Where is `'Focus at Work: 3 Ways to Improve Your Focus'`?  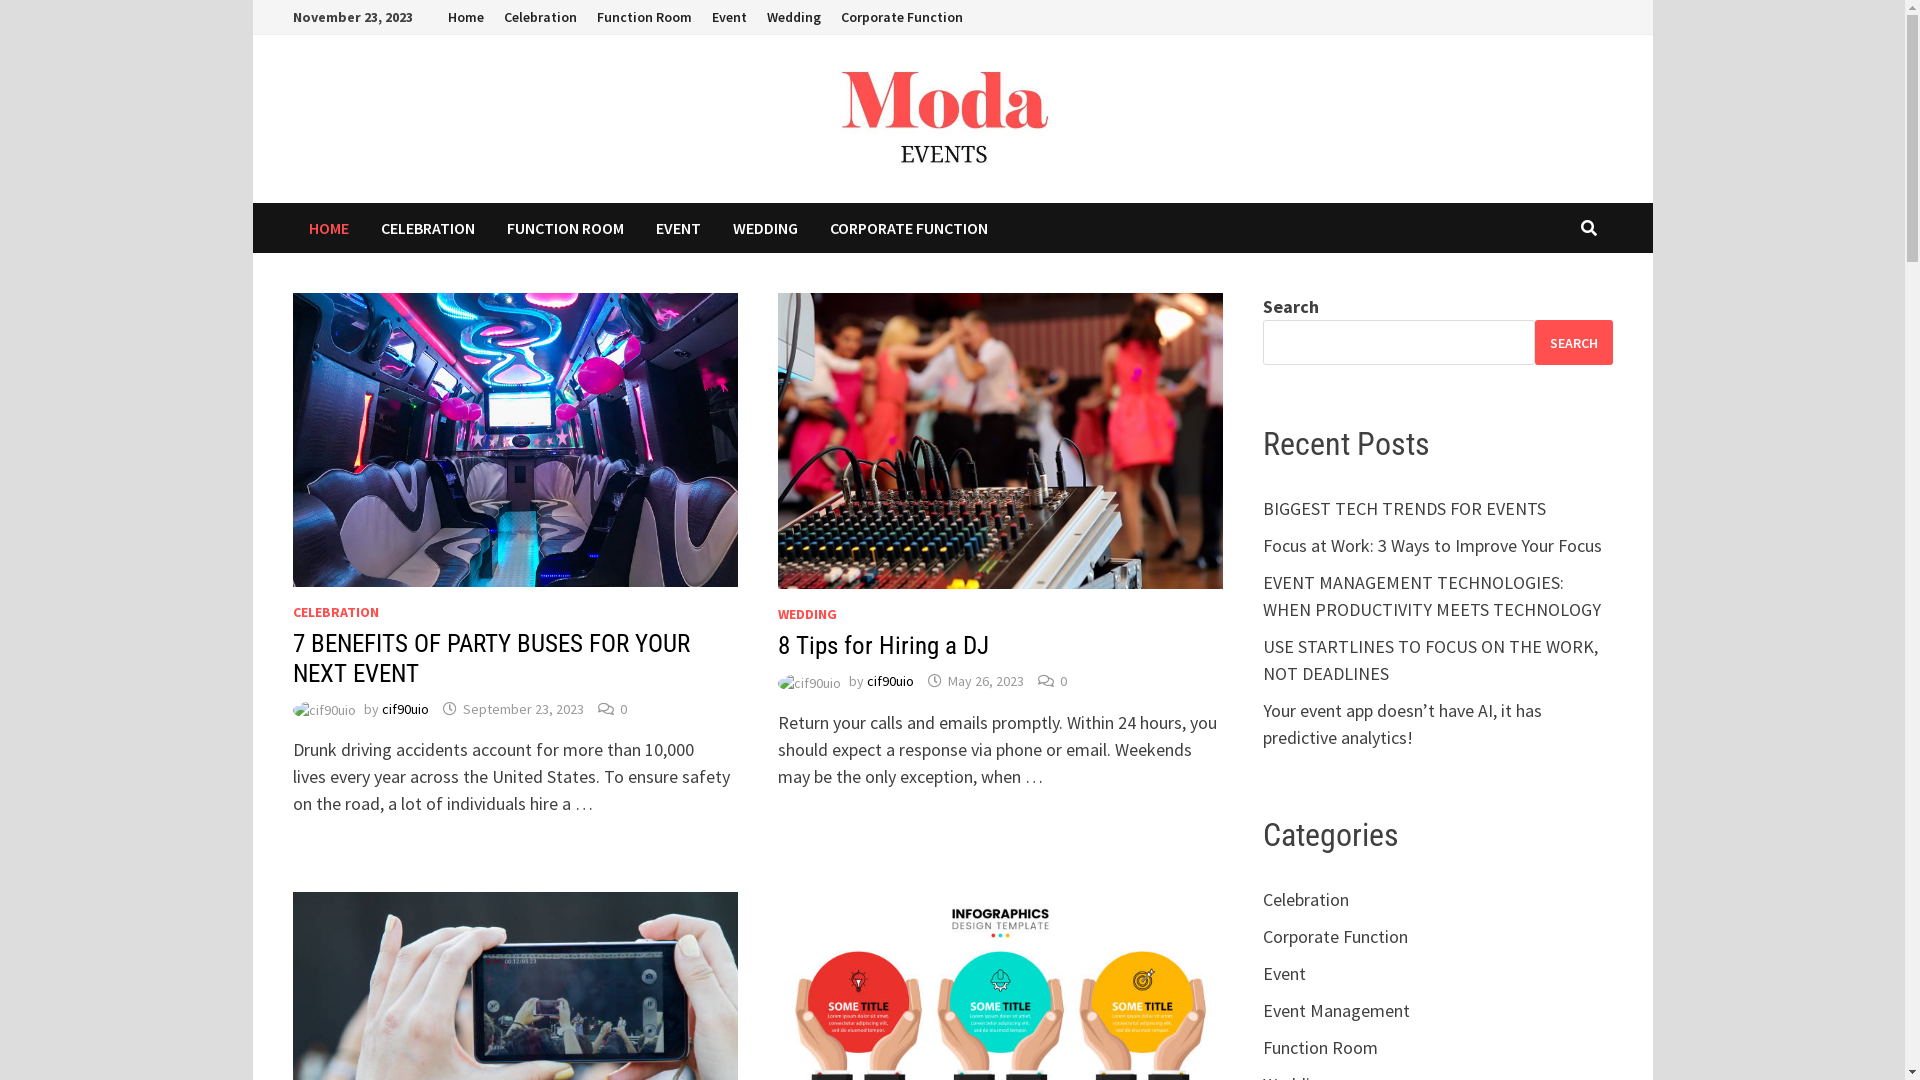
'Focus at Work: 3 Ways to Improve Your Focus' is located at coordinates (1431, 545).